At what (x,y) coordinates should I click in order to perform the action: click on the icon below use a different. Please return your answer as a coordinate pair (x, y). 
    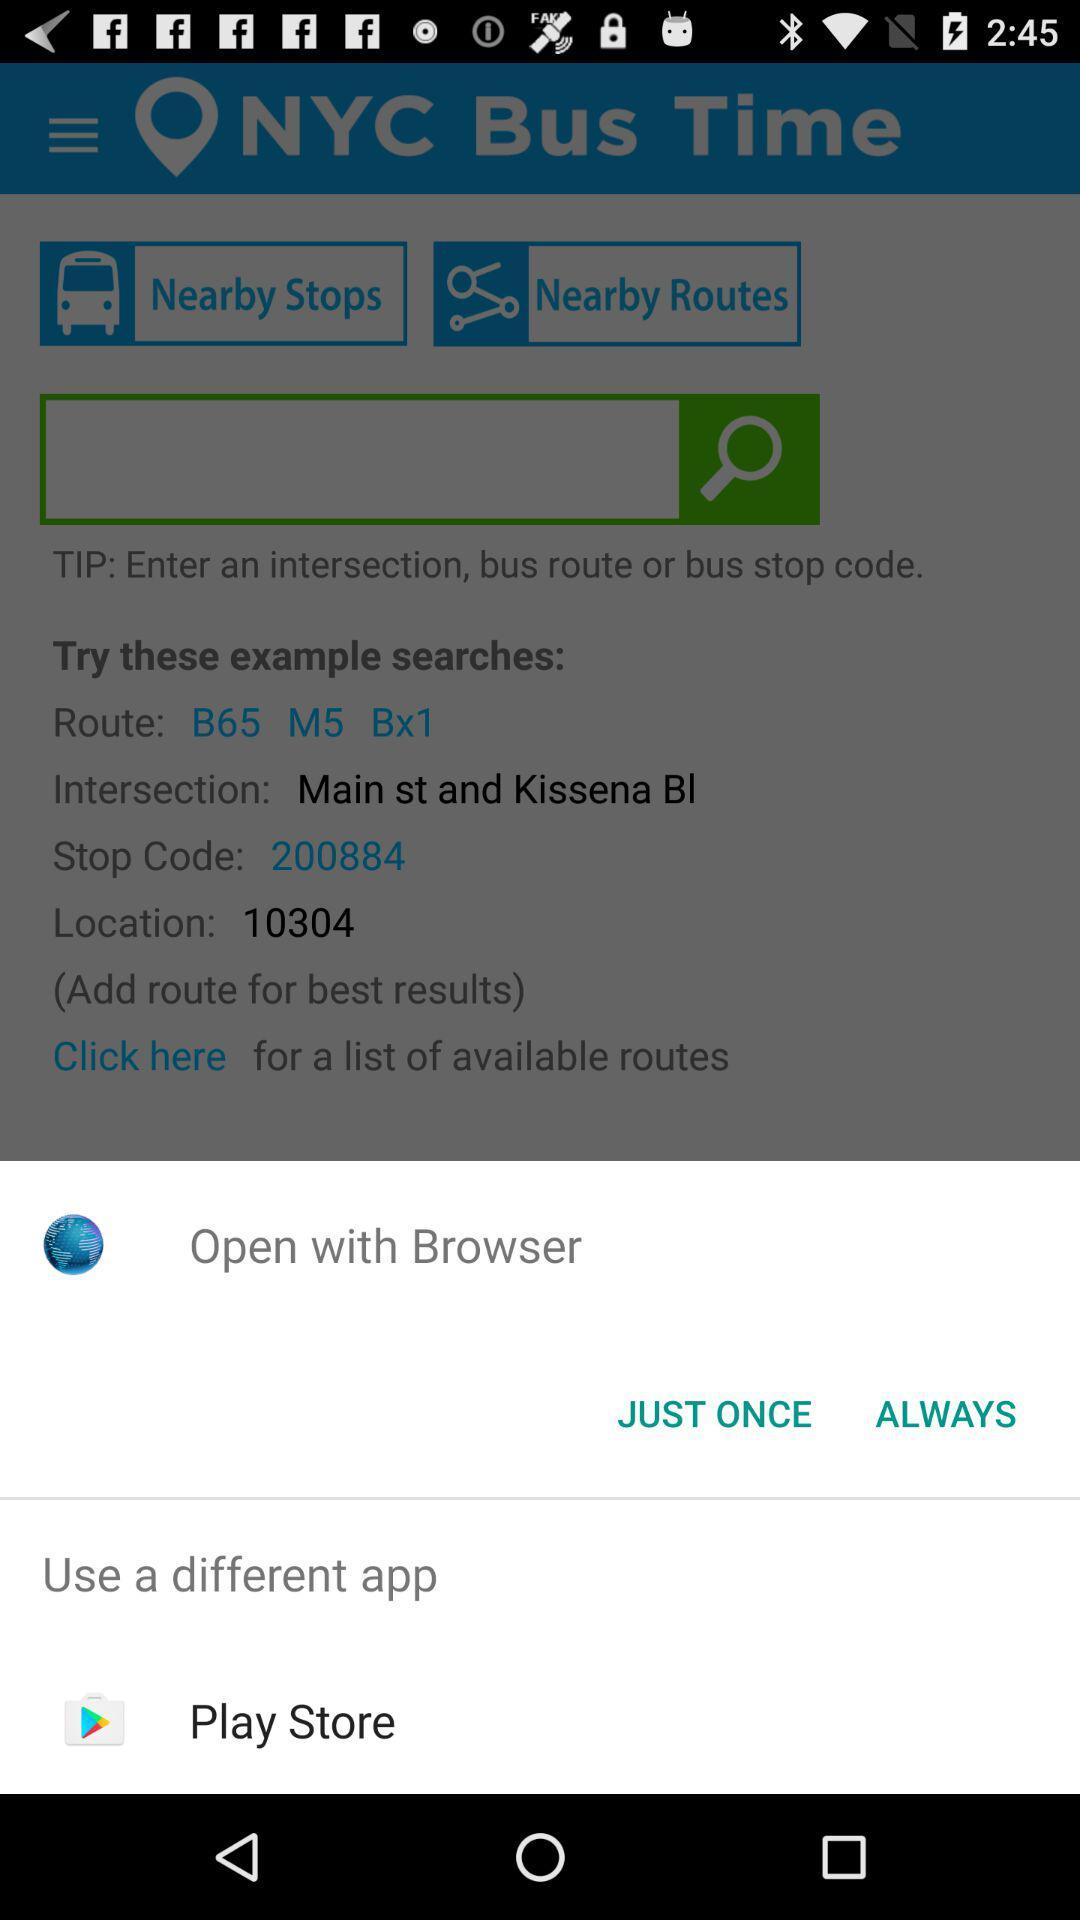
    Looking at the image, I should click on (292, 1719).